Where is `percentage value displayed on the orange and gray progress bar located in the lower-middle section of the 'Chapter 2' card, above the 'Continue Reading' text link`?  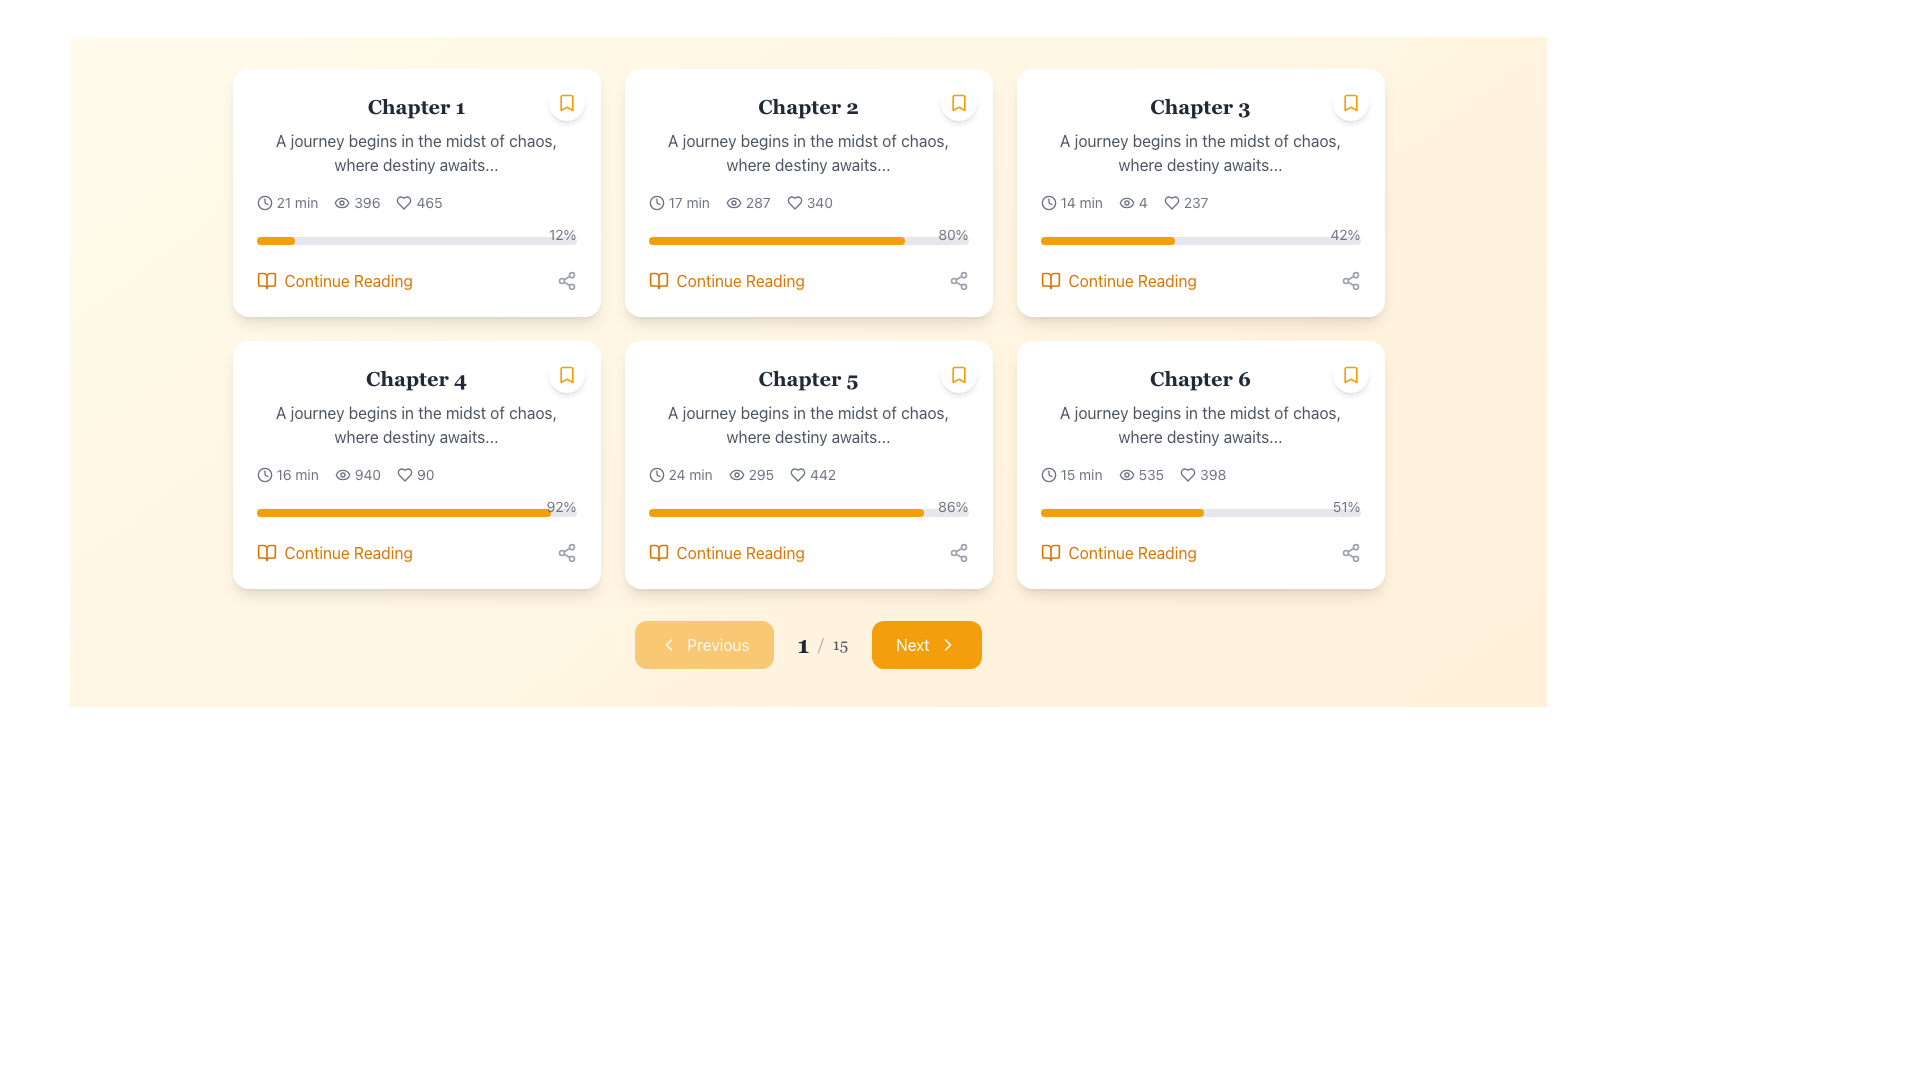
percentage value displayed on the orange and gray progress bar located in the lower-middle section of the 'Chapter 2' card, above the 'Continue Reading' text link is located at coordinates (808, 235).